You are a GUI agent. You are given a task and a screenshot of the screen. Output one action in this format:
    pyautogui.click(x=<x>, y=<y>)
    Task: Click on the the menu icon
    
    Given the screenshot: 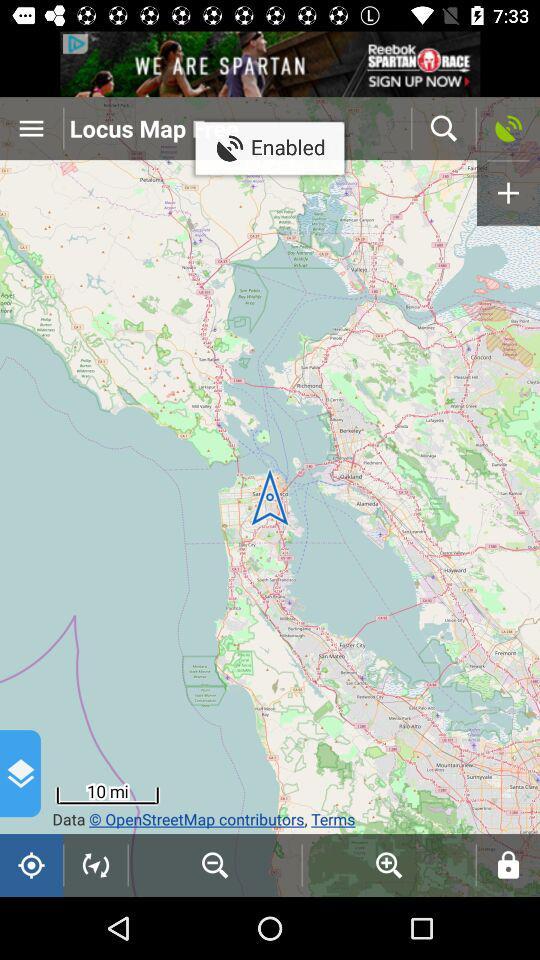 What is the action you would take?
    pyautogui.click(x=30, y=127)
    